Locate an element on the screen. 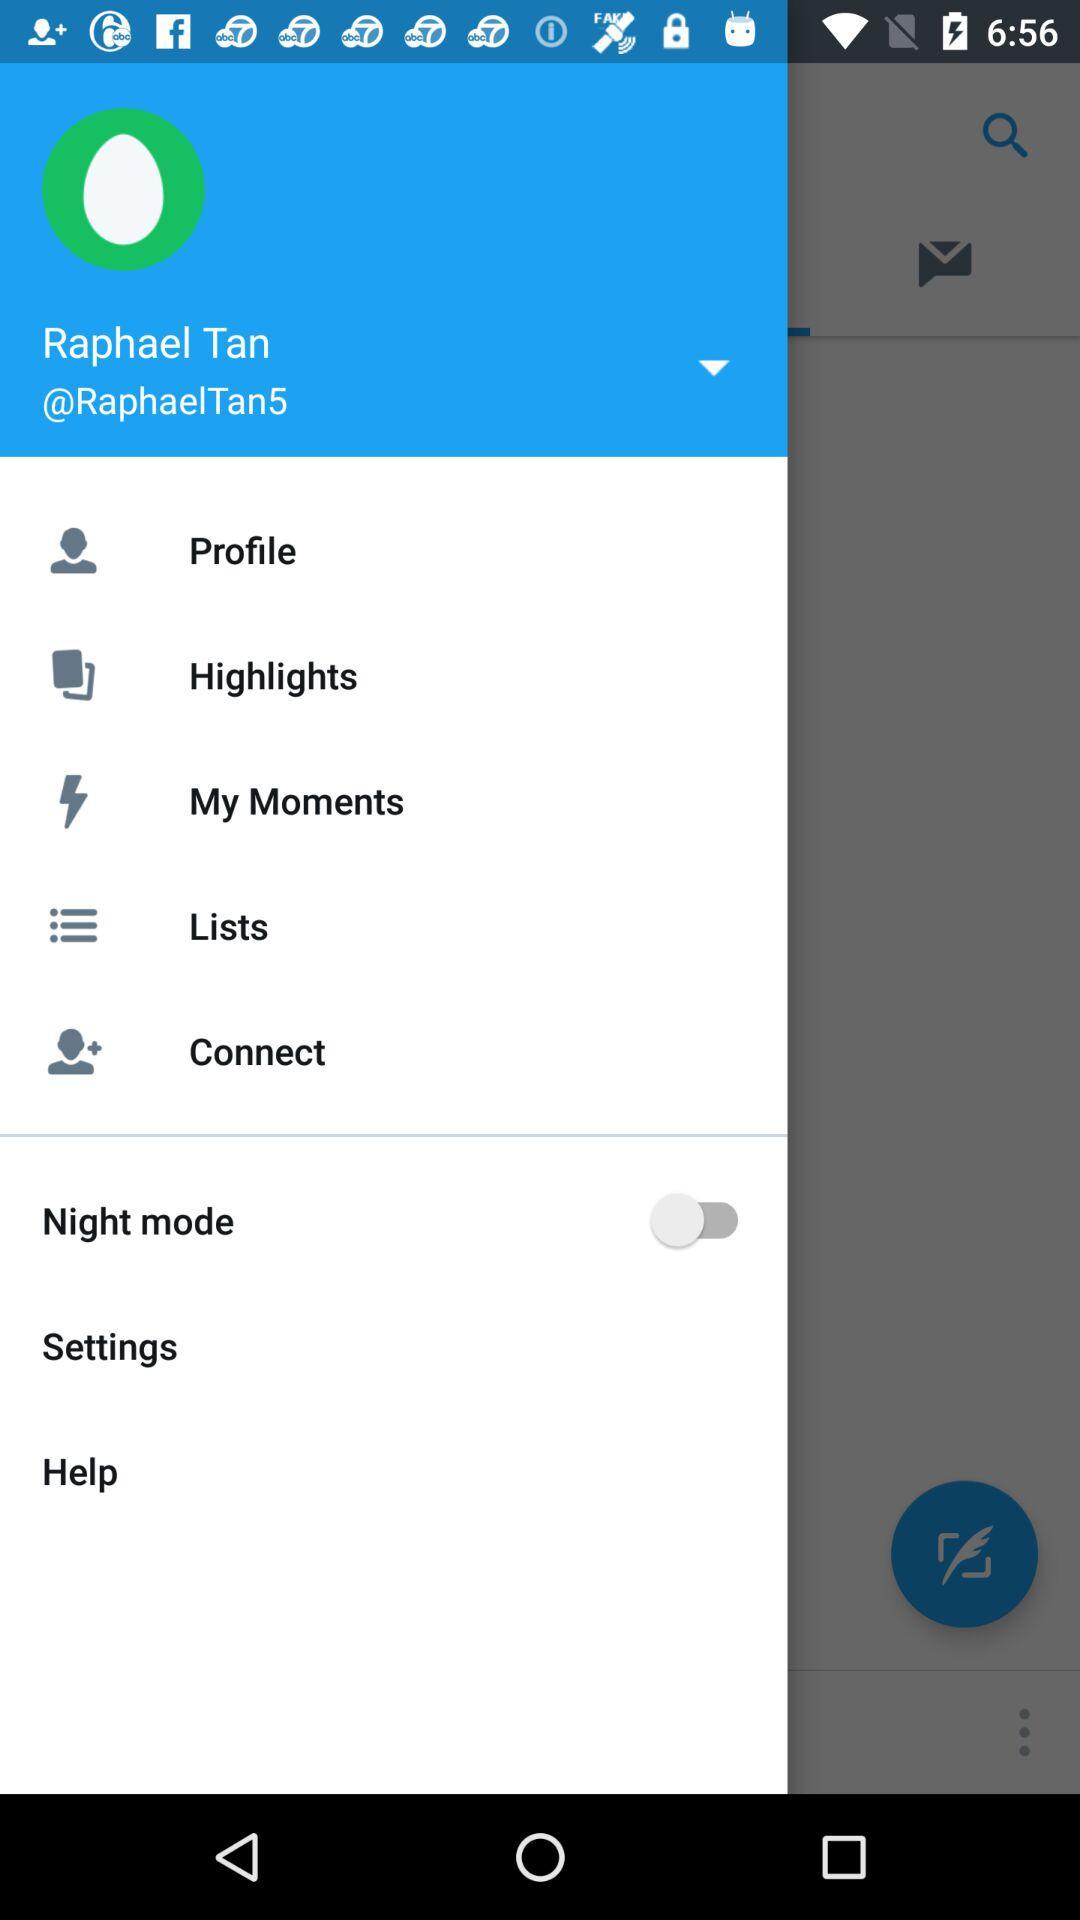  the edit icon is located at coordinates (963, 1553).